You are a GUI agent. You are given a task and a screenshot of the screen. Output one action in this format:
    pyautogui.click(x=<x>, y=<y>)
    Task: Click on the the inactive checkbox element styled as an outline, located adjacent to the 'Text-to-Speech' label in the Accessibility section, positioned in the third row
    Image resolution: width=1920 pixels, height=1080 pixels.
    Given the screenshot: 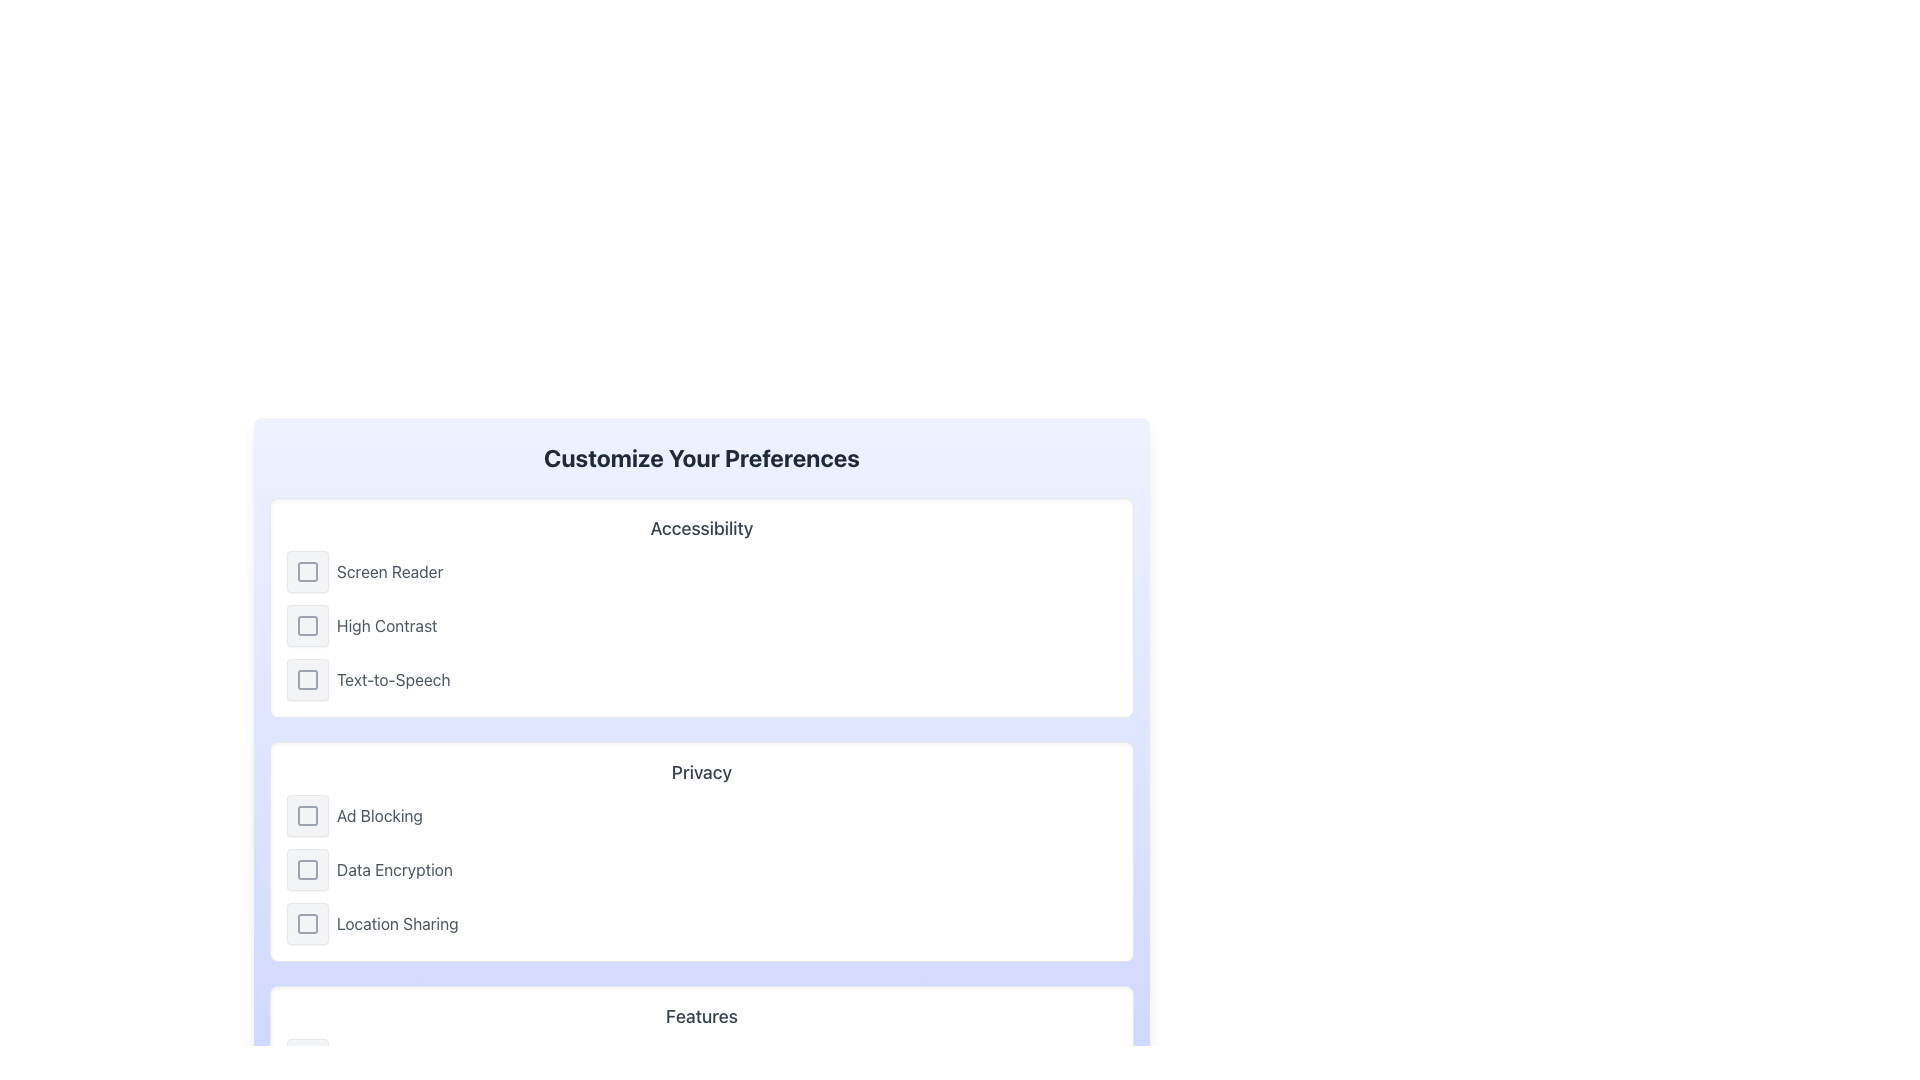 What is the action you would take?
    pyautogui.click(x=306, y=678)
    